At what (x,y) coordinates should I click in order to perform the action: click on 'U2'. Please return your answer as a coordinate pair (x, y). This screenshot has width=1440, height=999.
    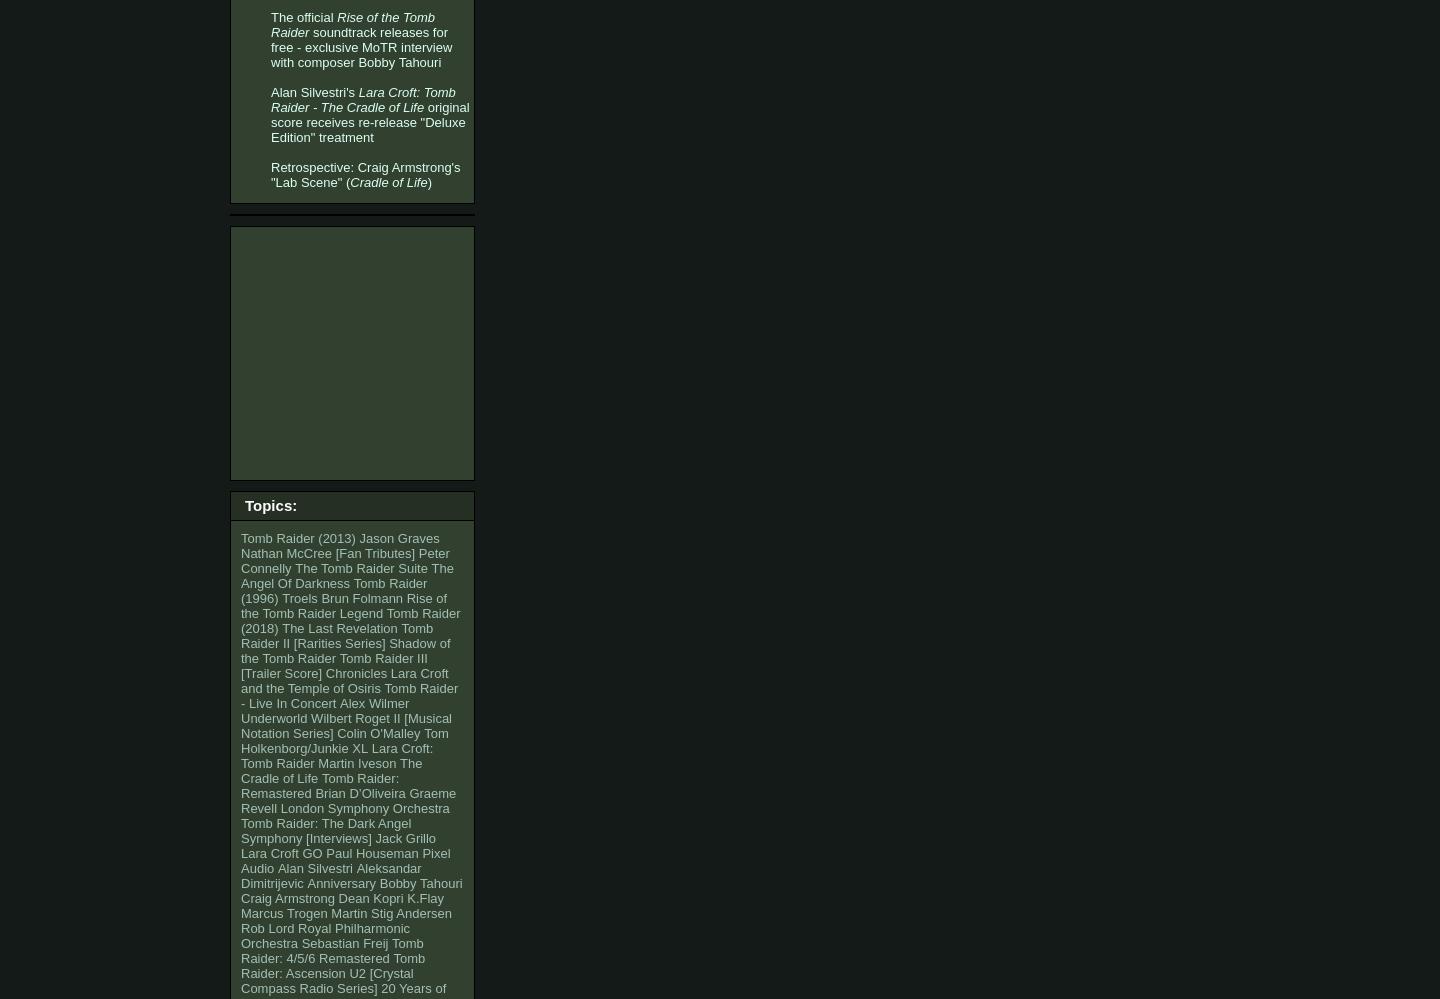
    Looking at the image, I should click on (357, 972).